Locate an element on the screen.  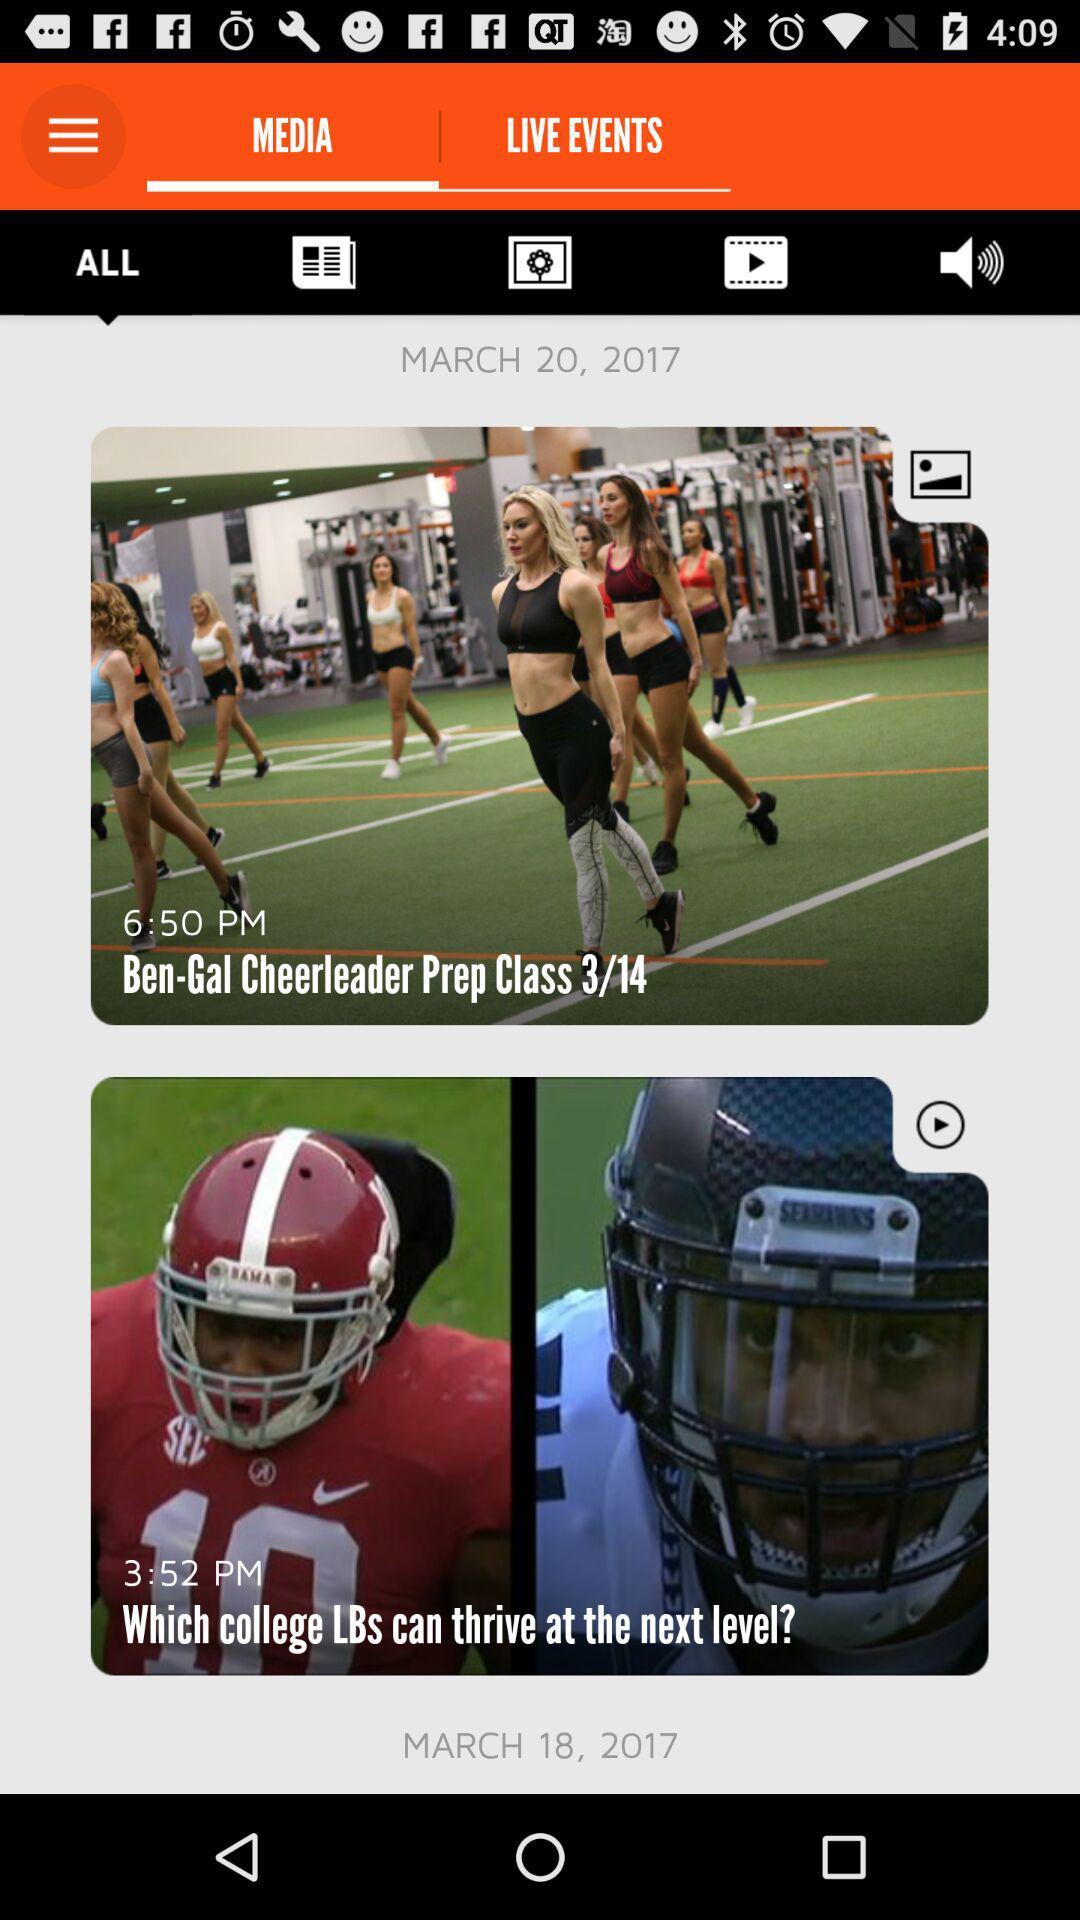
the icon to the right of media icon is located at coordinates (584, 135).